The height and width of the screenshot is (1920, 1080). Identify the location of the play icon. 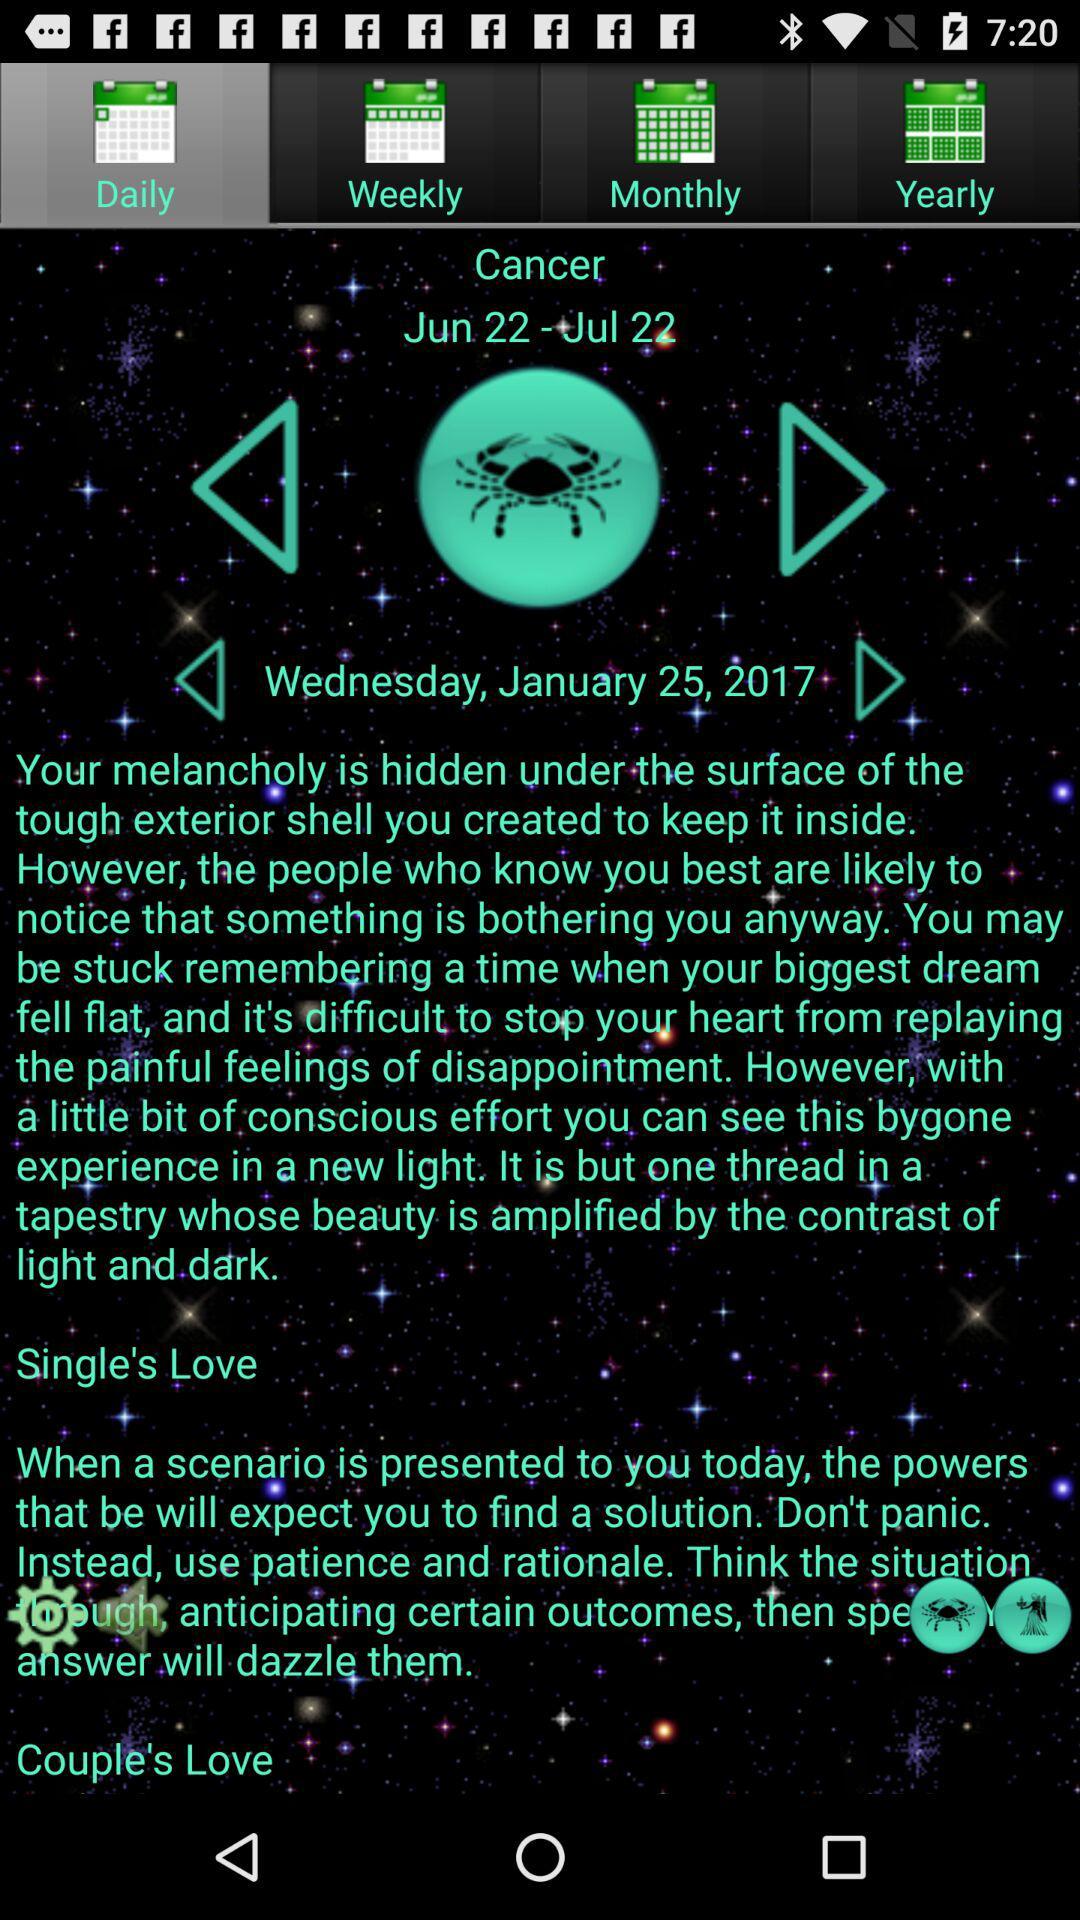
(832, 522).